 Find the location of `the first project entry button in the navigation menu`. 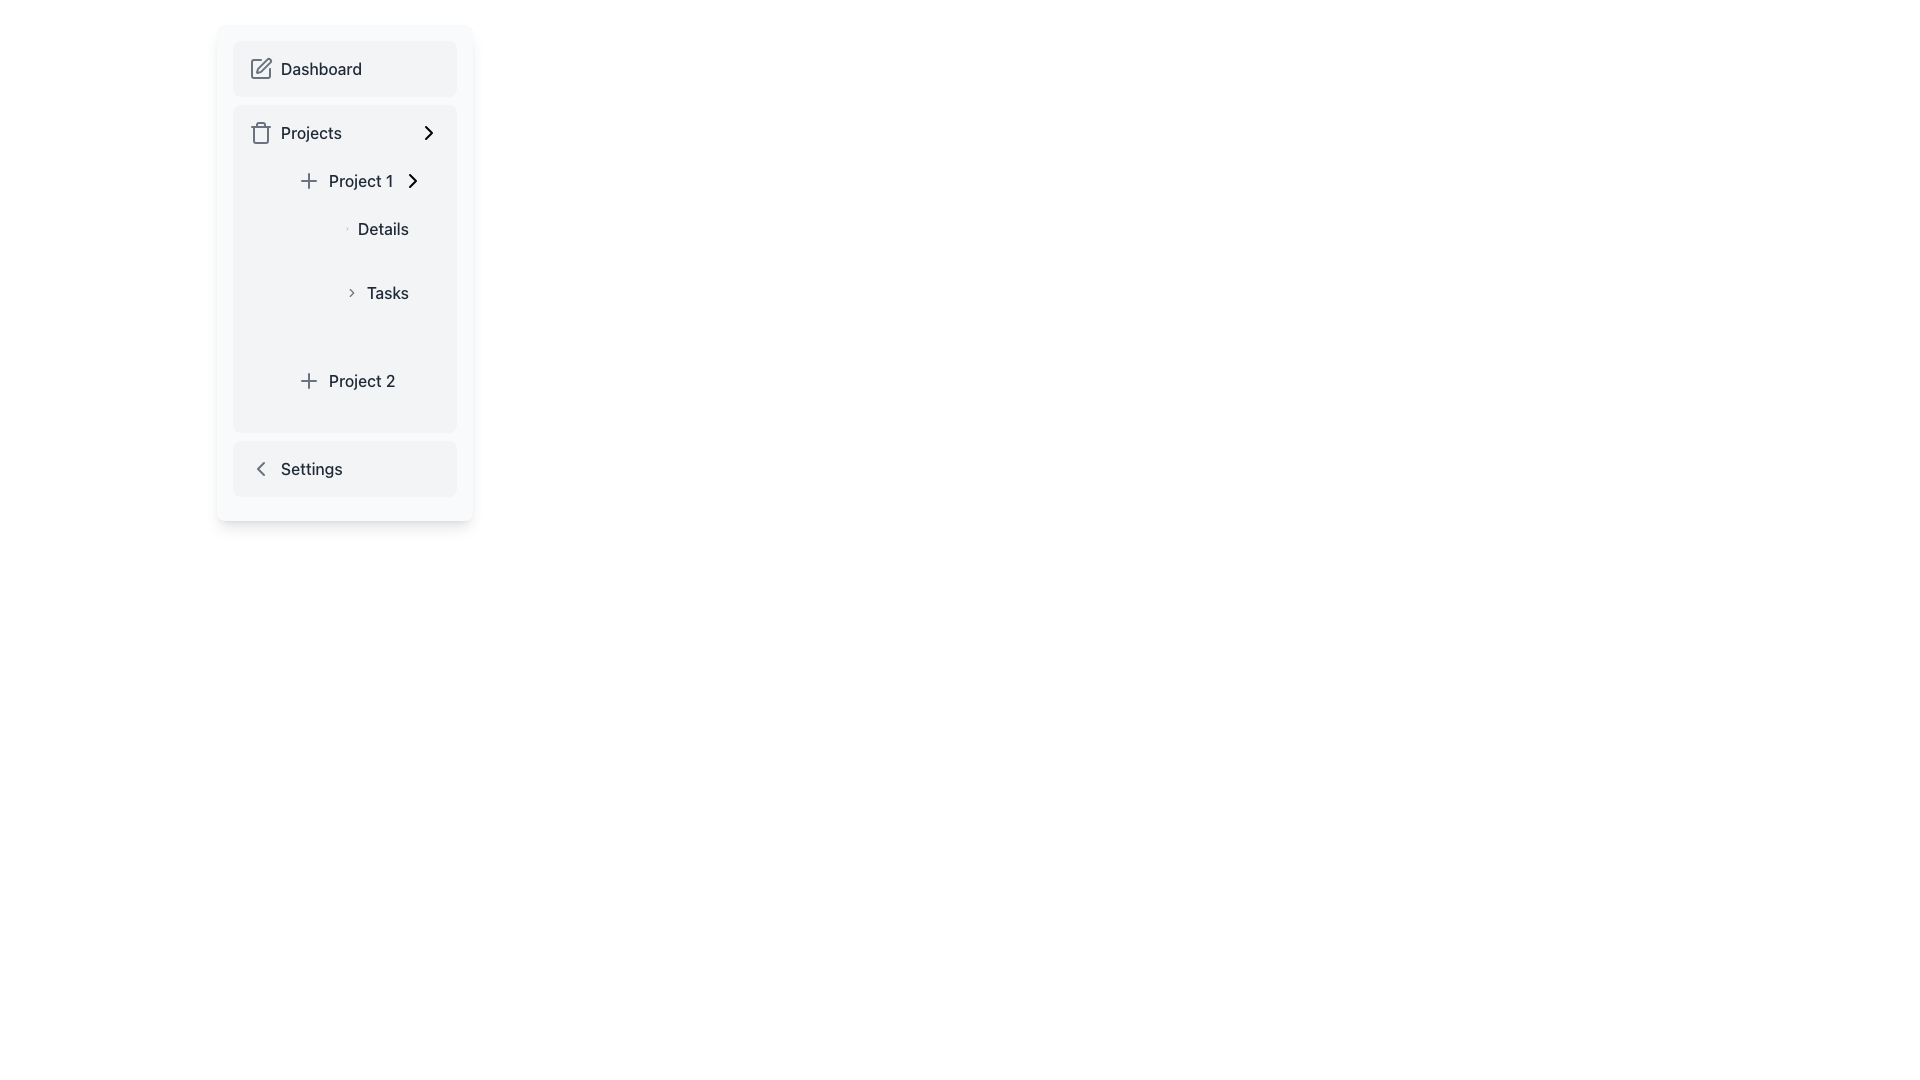

the first project entry button in the navigation menu is located at coordinates (360, 181).